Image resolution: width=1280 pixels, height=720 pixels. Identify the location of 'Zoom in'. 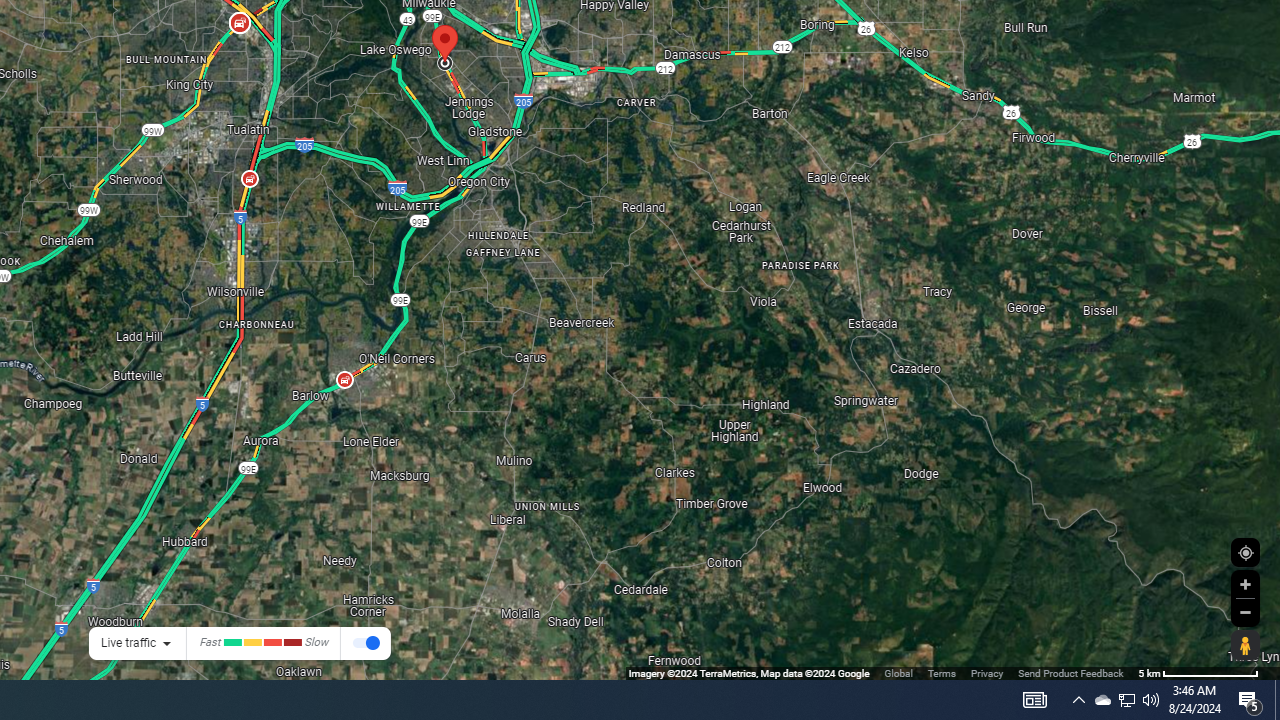
(1244, 584).